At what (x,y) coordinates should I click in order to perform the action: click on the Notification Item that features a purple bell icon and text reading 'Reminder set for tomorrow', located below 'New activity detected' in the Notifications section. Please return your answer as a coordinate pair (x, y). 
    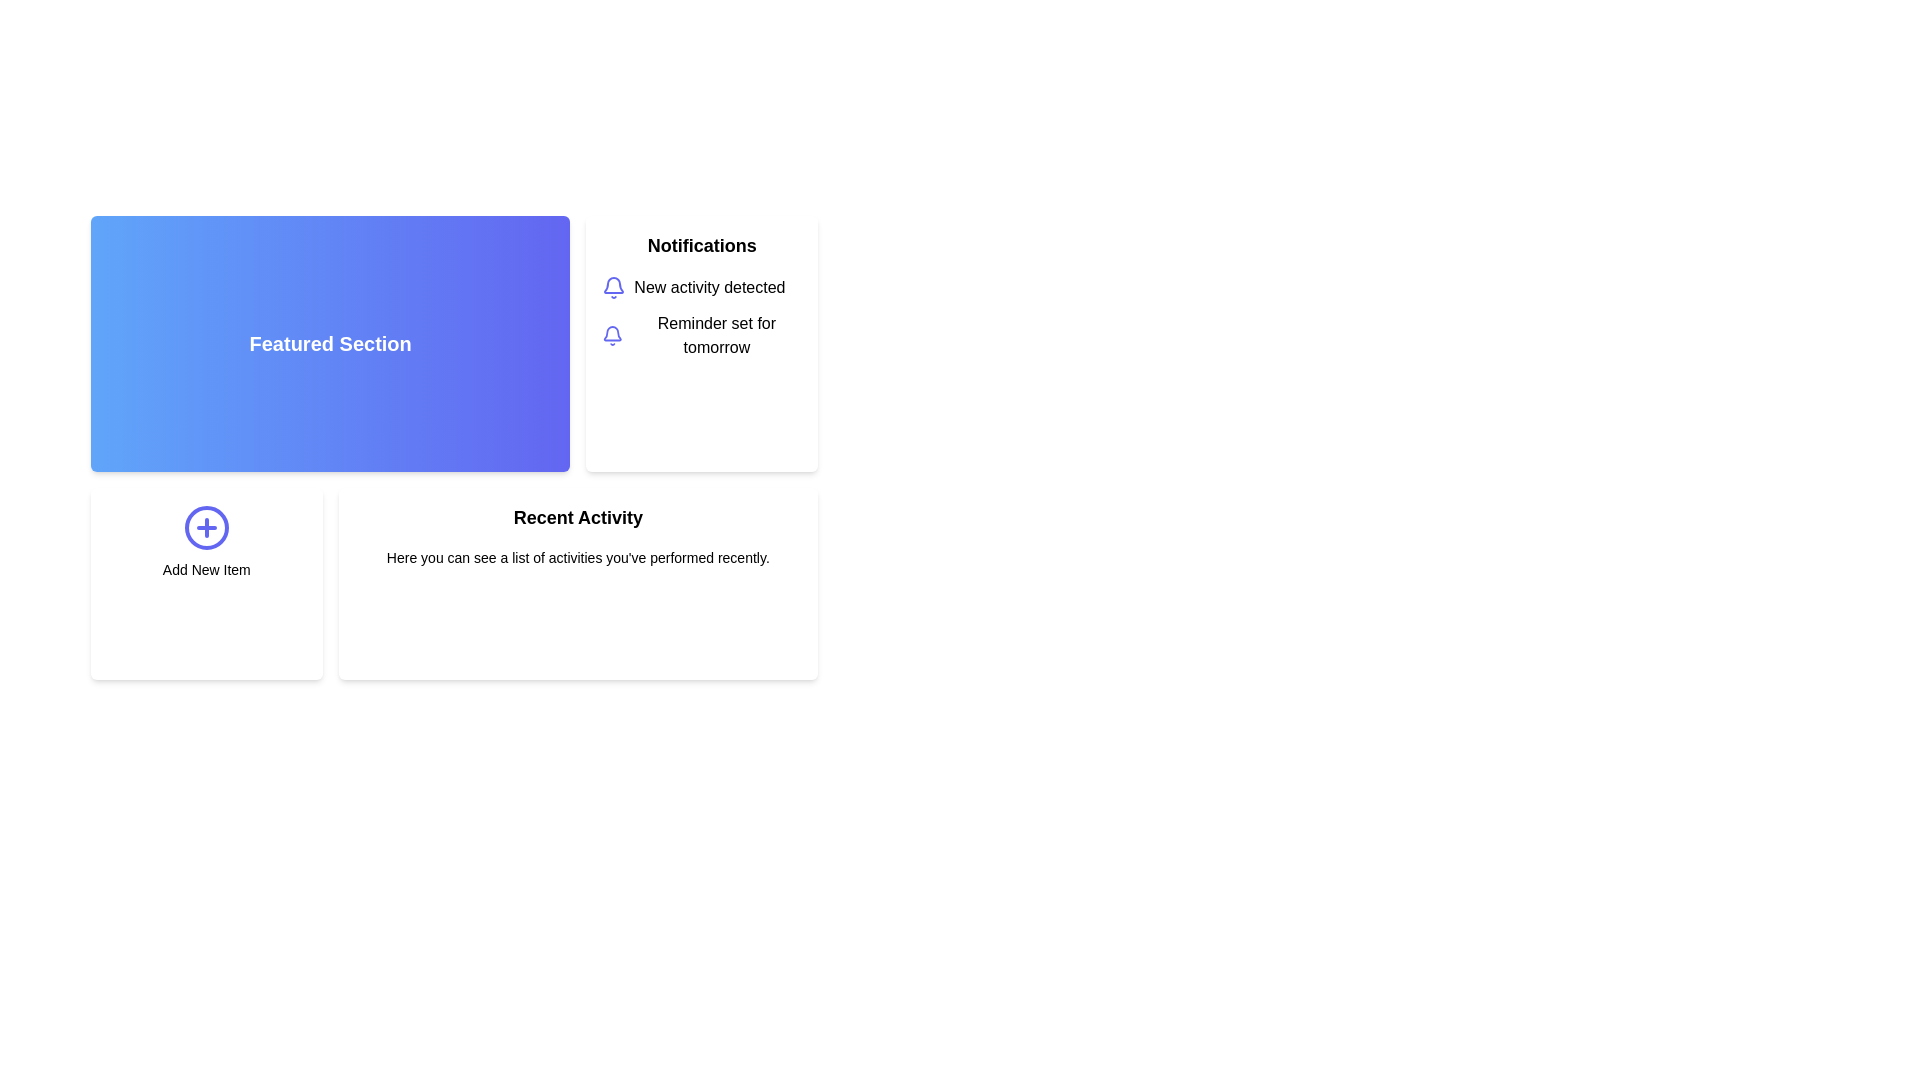
    Looking at the image, I should click on (702, 334).